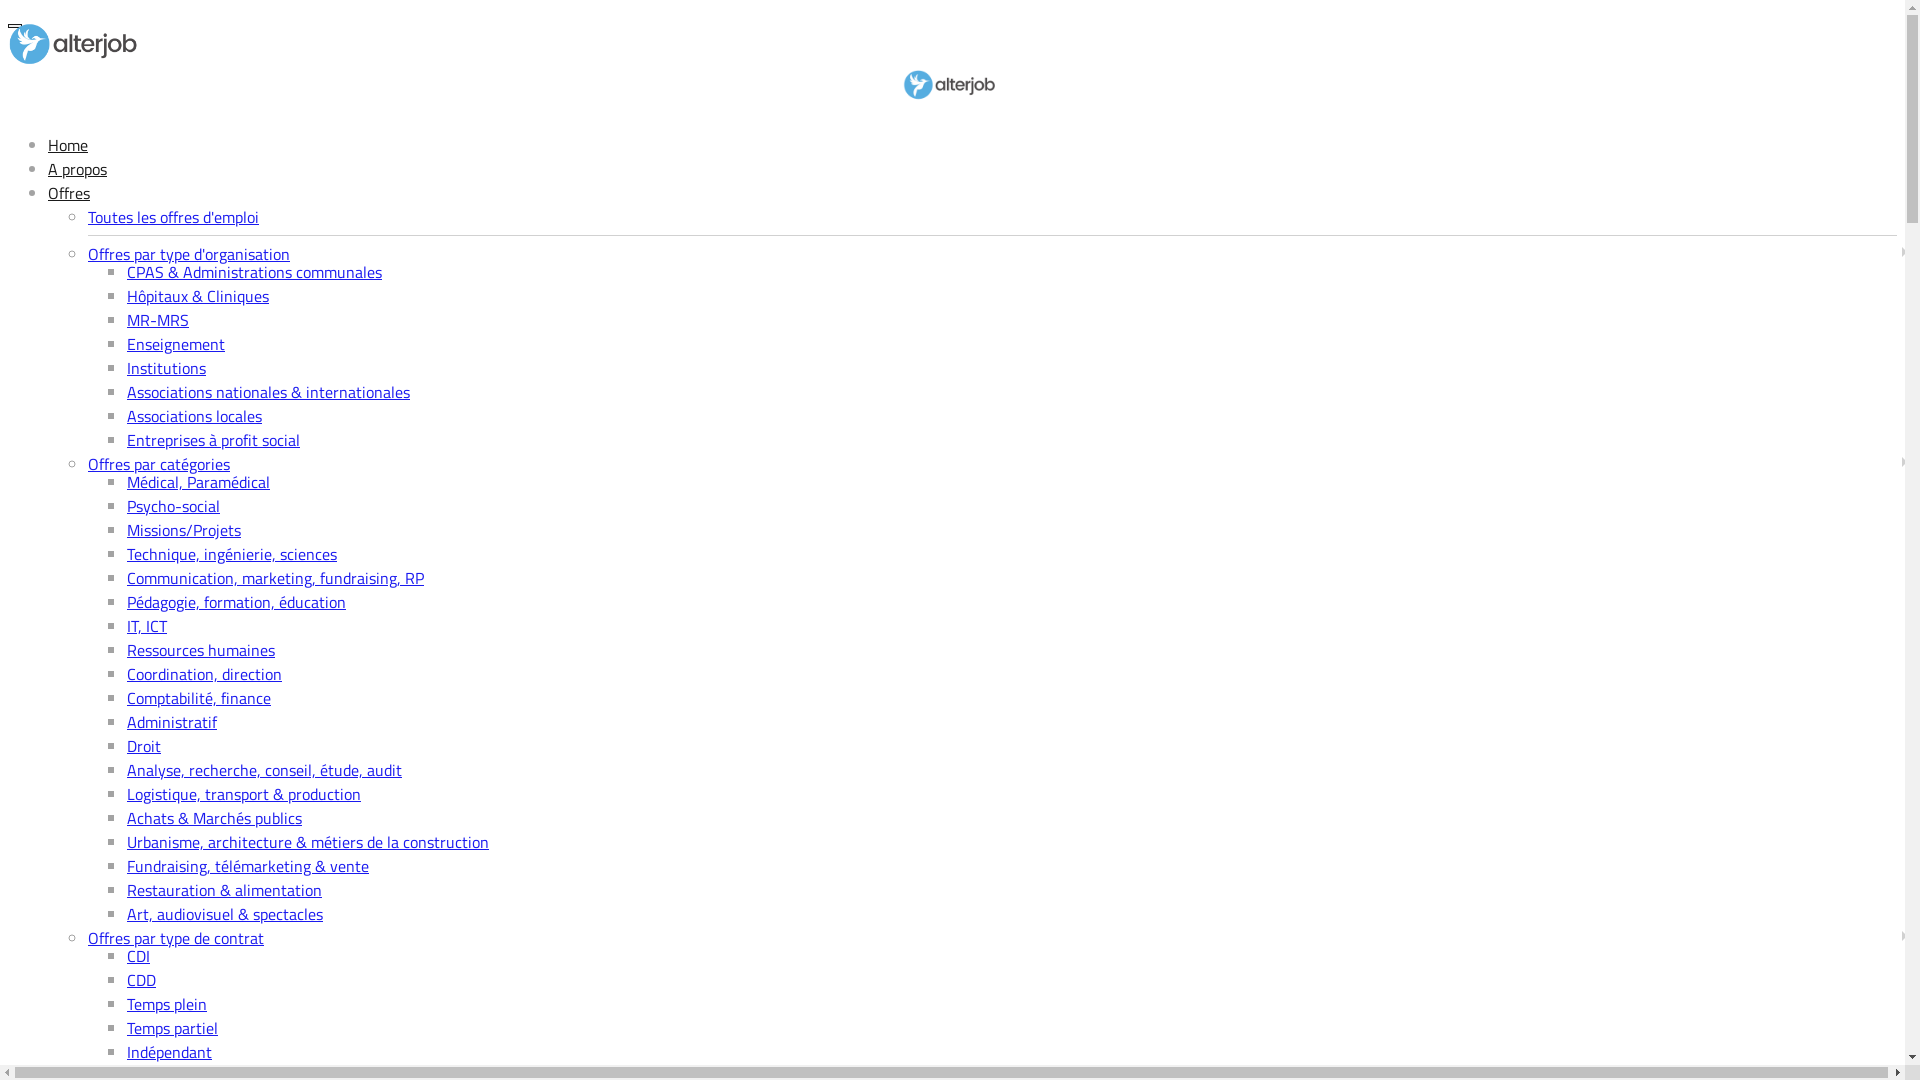 The height and width of the screenshot is (1080, 1920). Describe the element at coordinates (224, 889) in the screenshot. I see `'Restauration & alimentation'` at that location.